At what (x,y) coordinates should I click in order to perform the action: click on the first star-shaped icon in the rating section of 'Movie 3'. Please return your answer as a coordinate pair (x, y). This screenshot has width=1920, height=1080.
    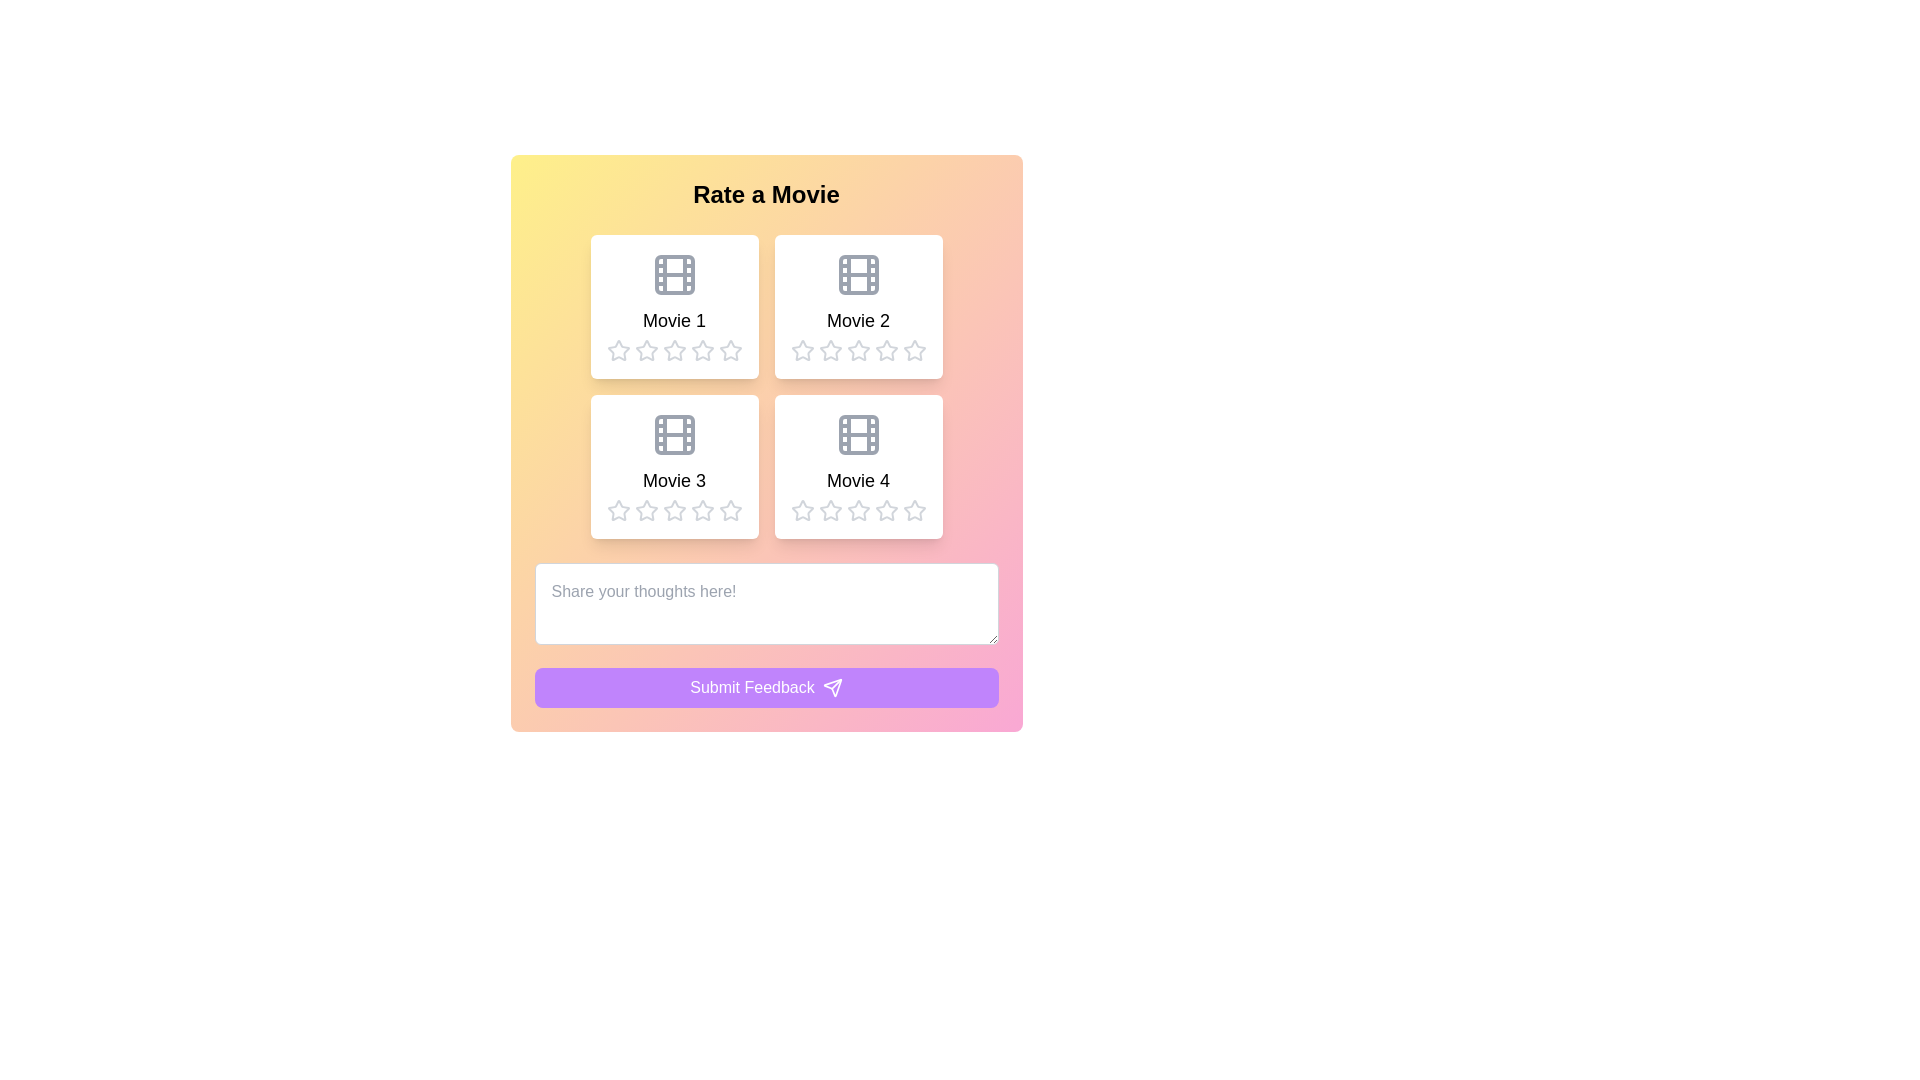
    Looking at the image, I should click on (646, 509).